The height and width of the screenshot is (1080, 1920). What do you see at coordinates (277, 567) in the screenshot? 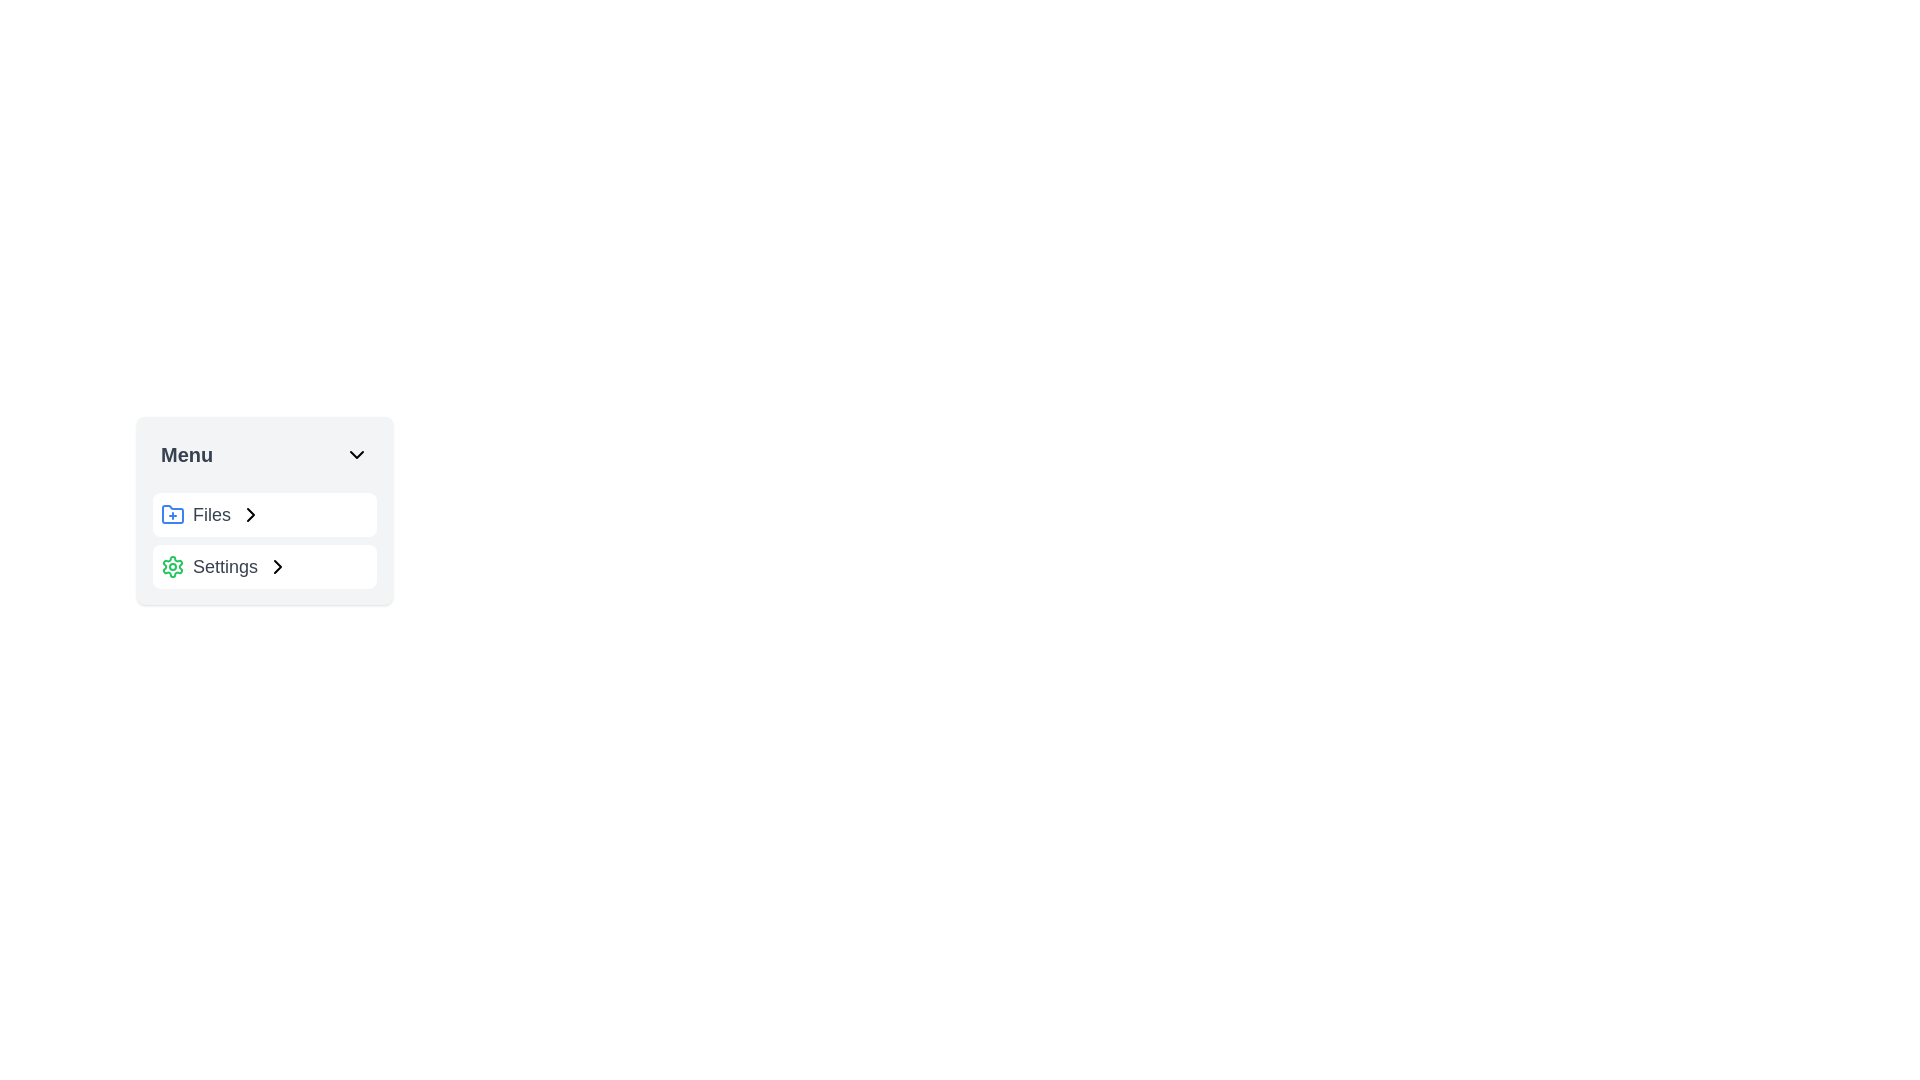
I see `the rightward-pointing chevron icon located to the right of the 'Files' label in the Menu card interface` at bounding box center [277, 567].